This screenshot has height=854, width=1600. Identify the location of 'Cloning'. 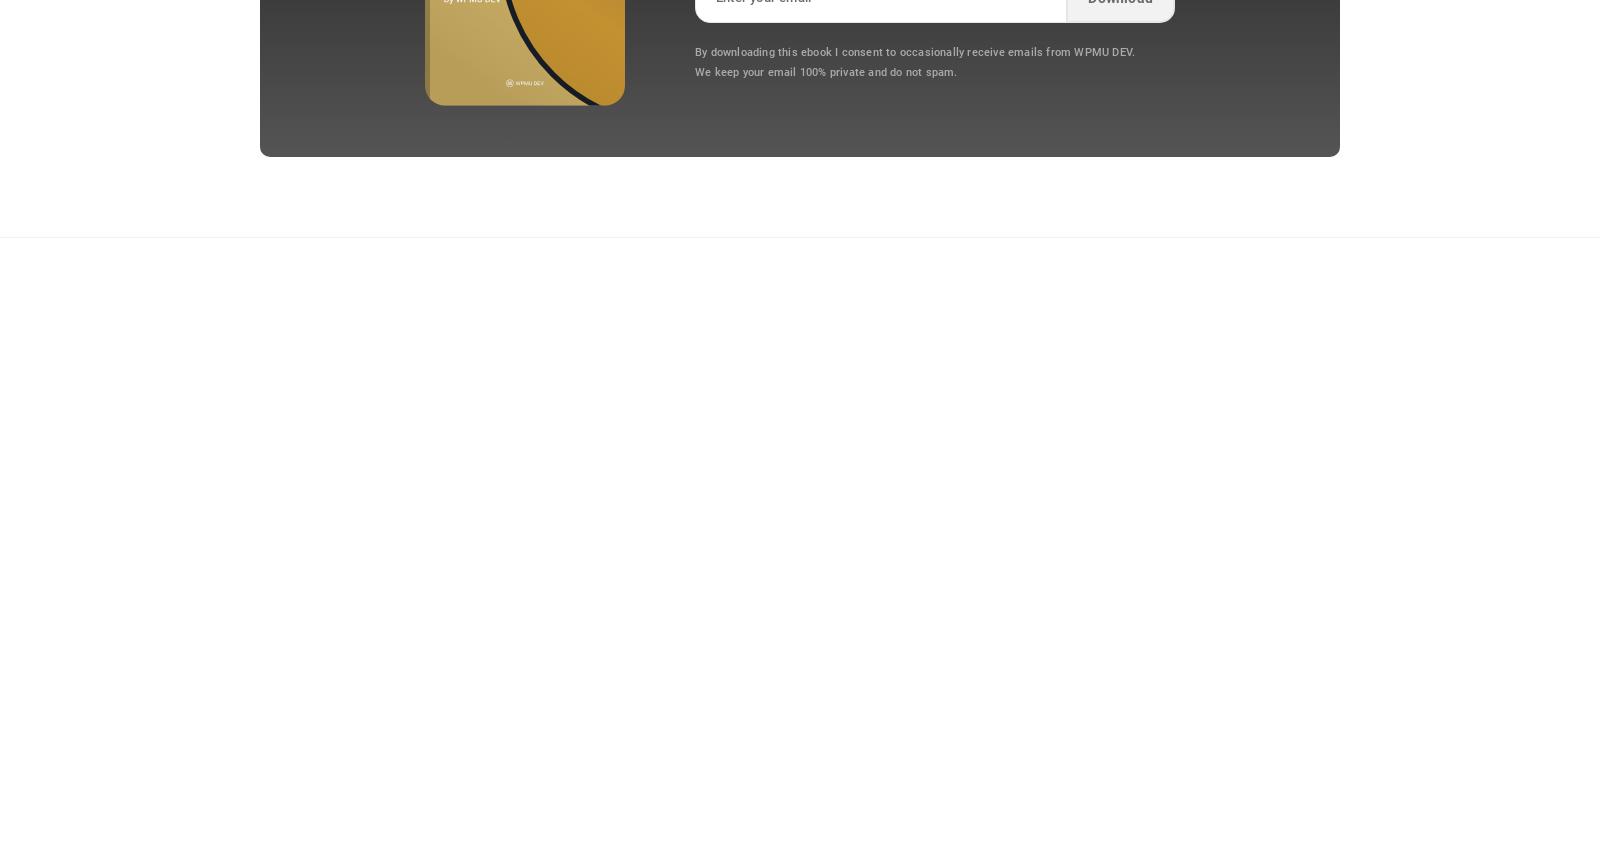
(631, 396).